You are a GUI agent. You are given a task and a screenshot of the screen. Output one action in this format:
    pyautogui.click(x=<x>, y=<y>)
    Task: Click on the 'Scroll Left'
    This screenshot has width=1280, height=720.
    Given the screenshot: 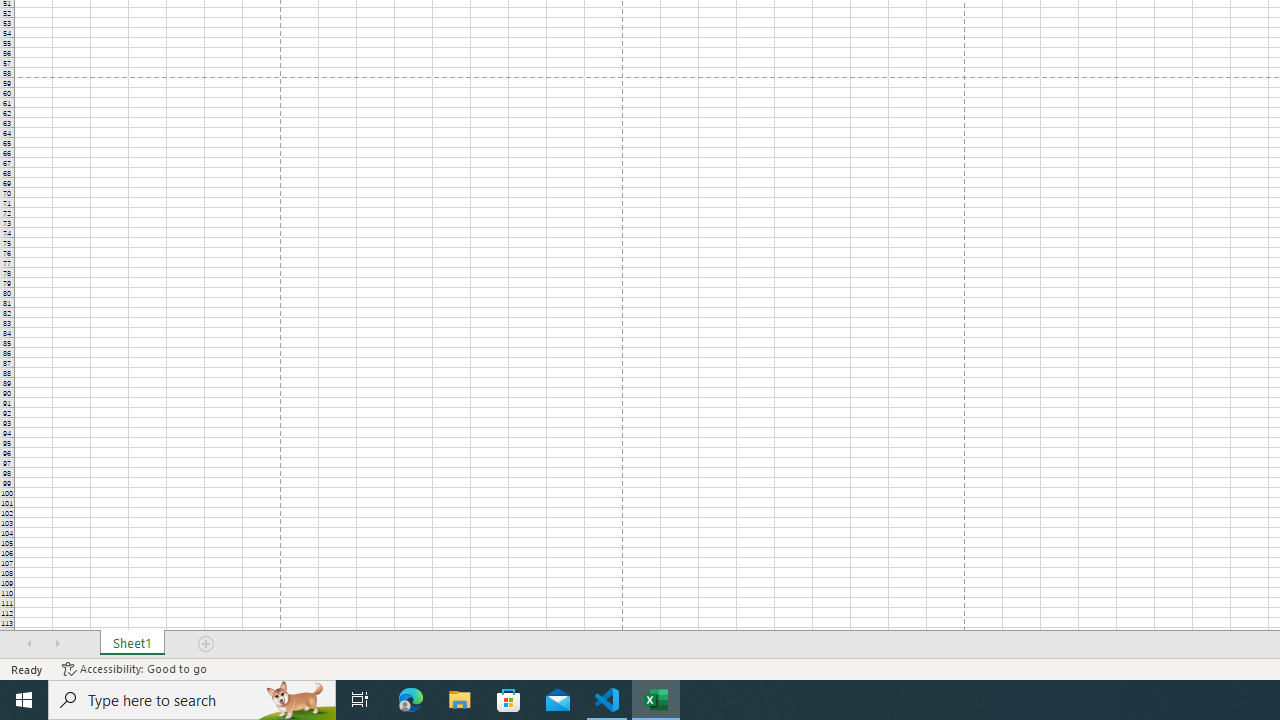 What is the action you would take?
    pyautogui.click(x=29, y=644)
    